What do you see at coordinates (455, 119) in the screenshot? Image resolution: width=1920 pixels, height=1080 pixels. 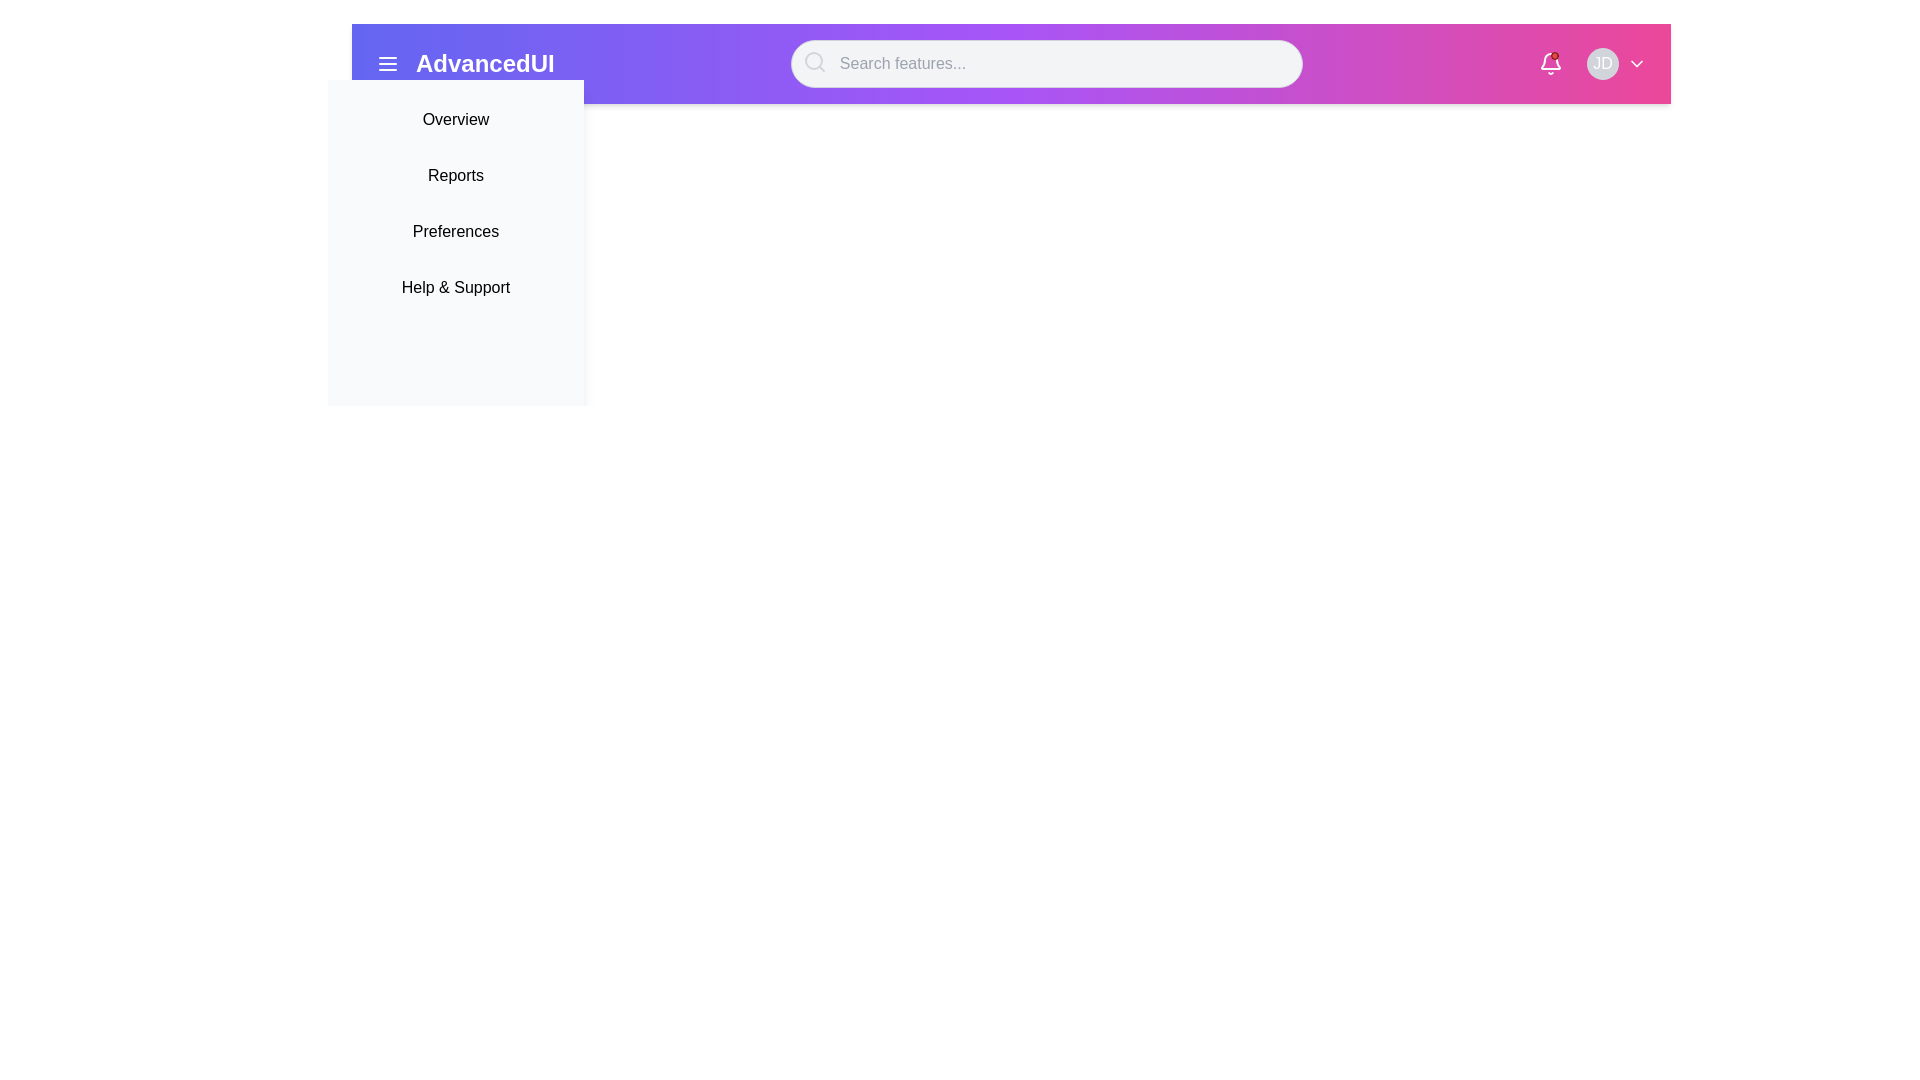 I see `the 'Overview' button-like text label` at bounding box center [455, 119].